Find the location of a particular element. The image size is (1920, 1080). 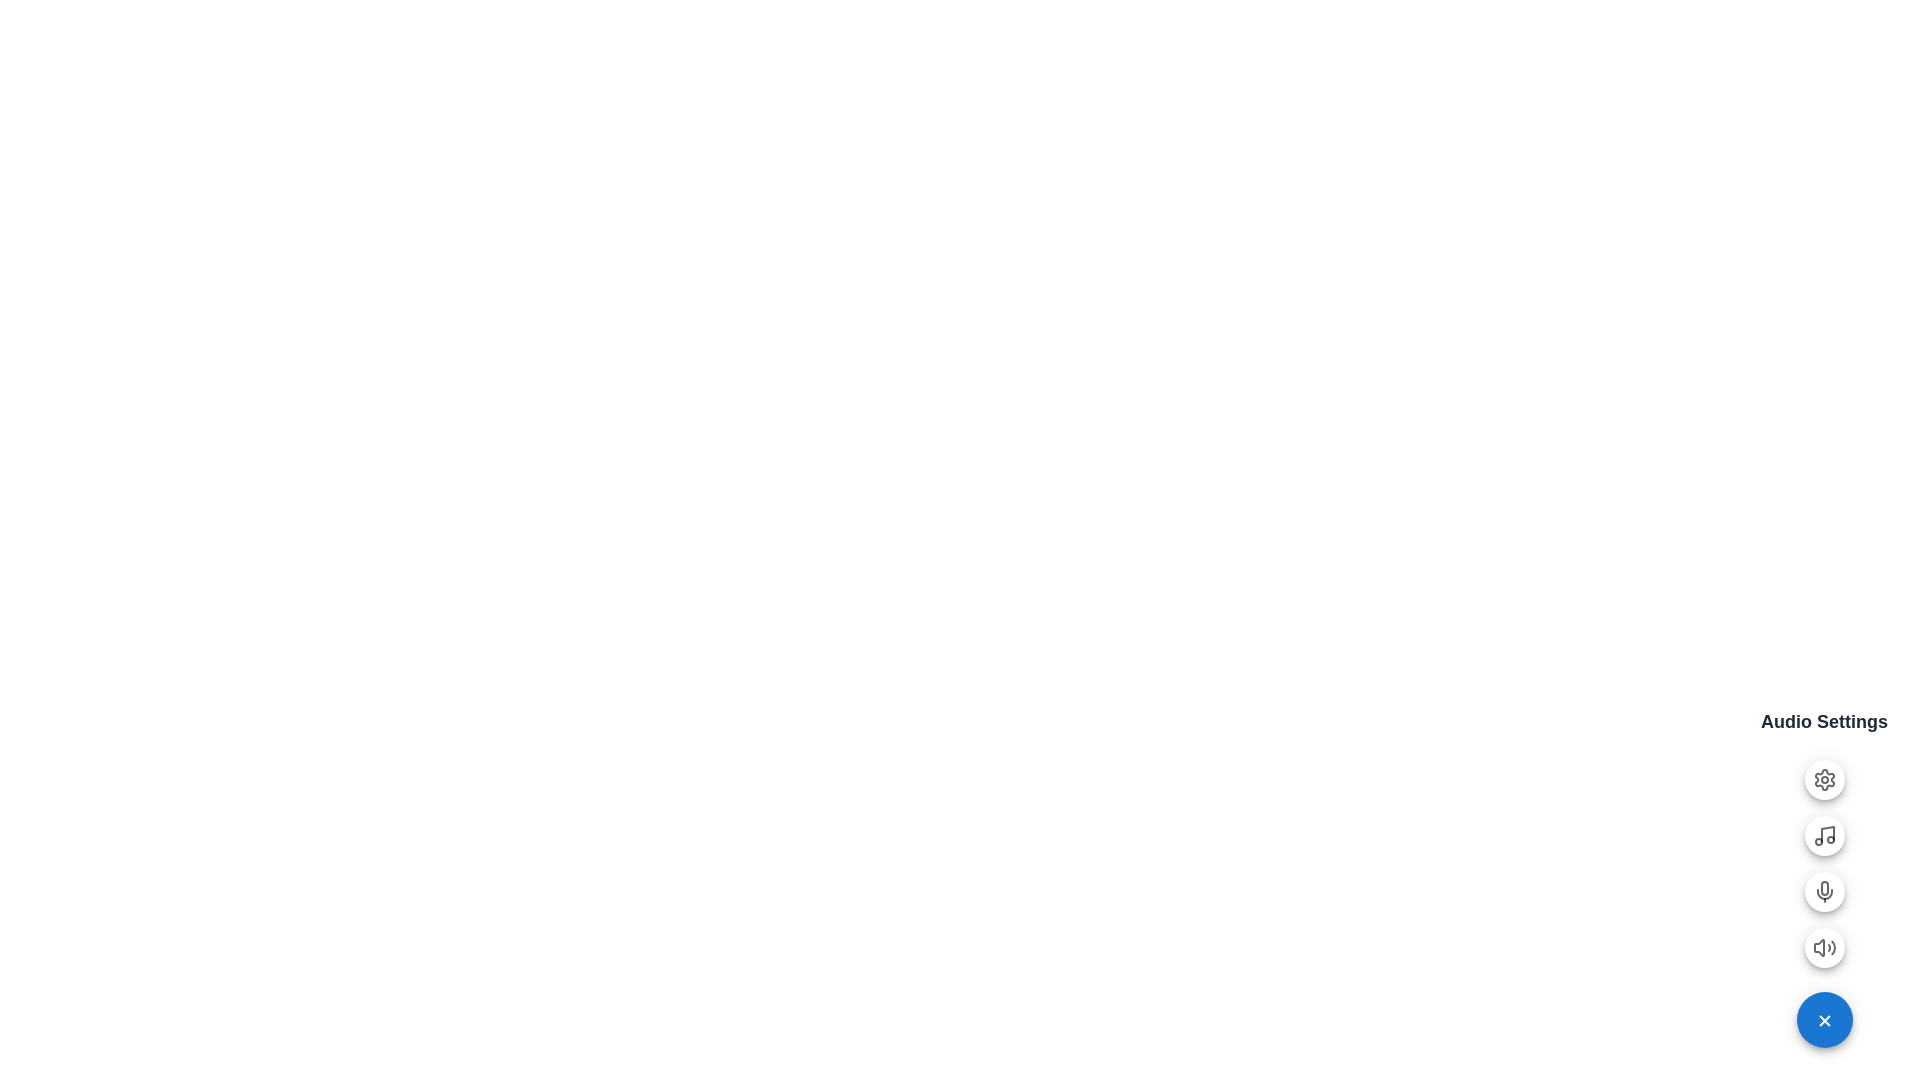

the button located in the bottom-right corner of the interface is located at coordinates (1824, 1019).